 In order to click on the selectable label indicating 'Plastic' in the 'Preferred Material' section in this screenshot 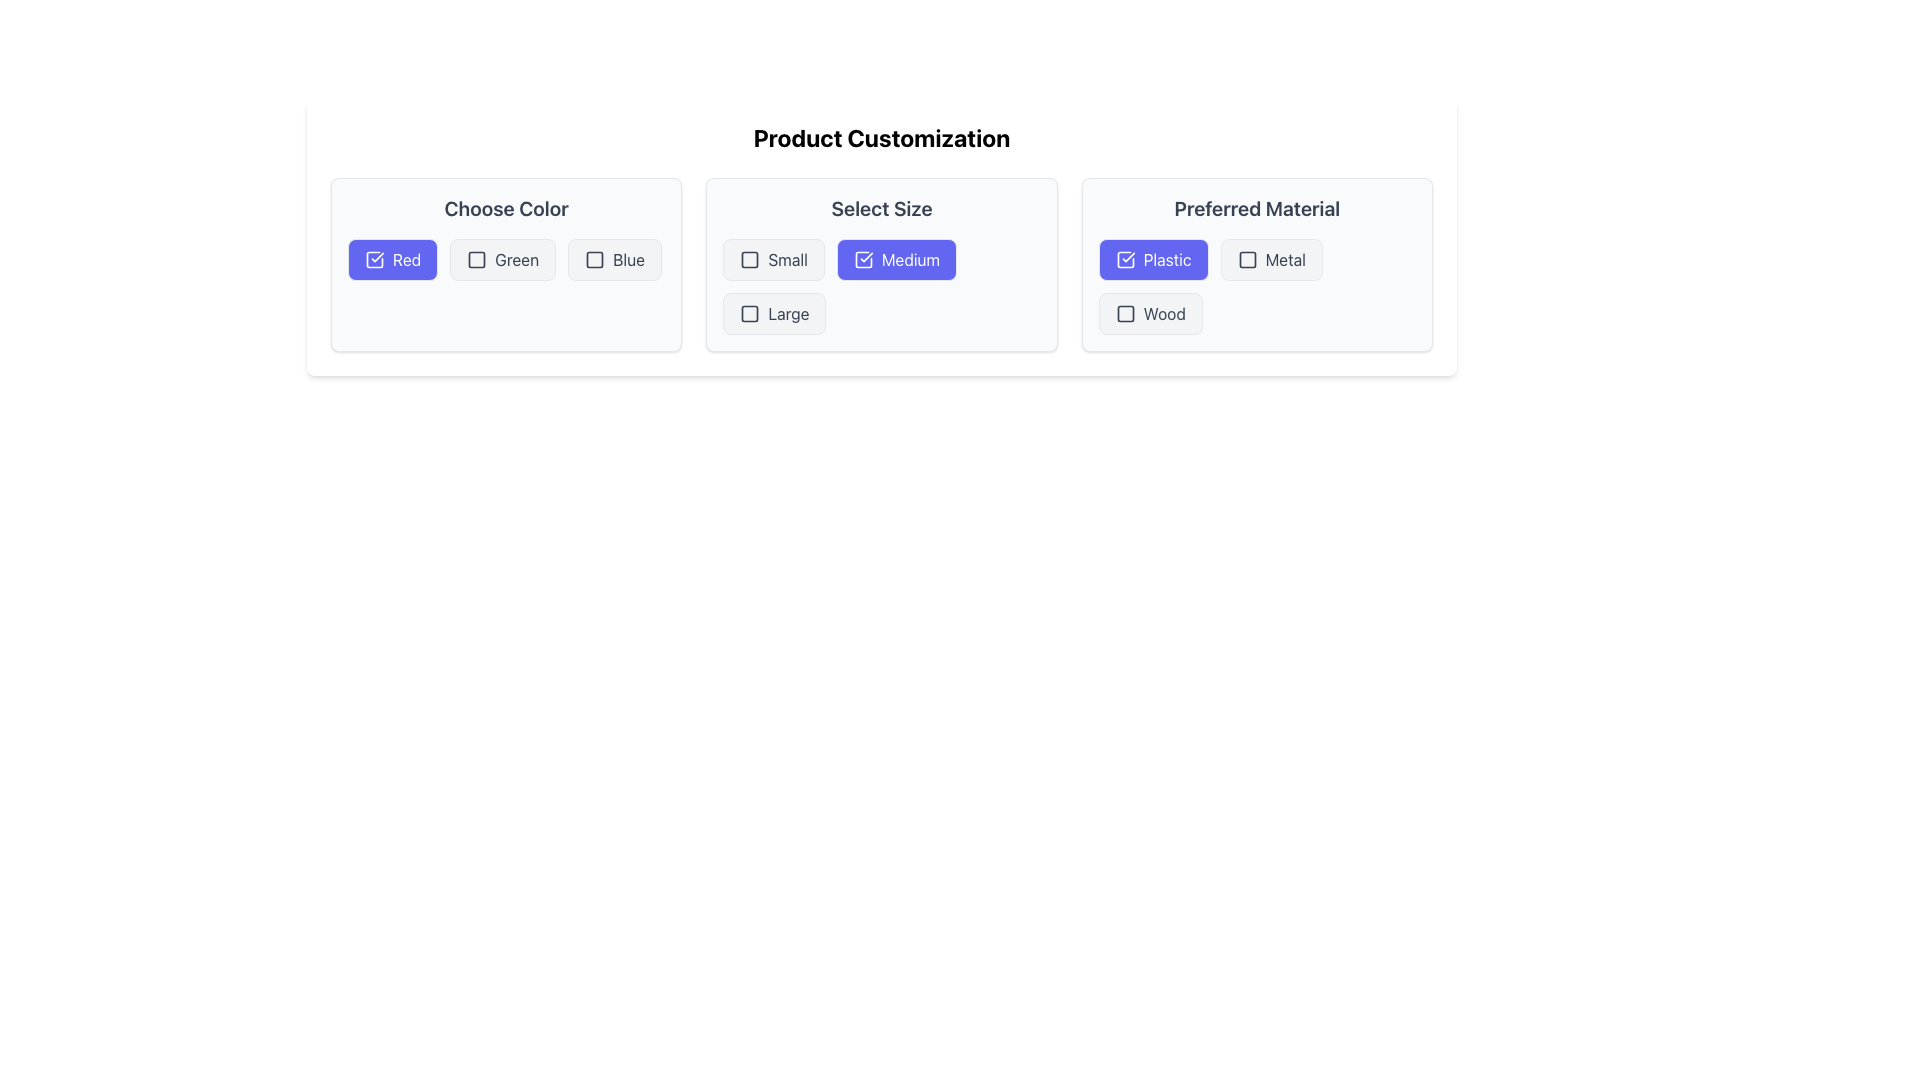, I will do `click(1167, 258)`.